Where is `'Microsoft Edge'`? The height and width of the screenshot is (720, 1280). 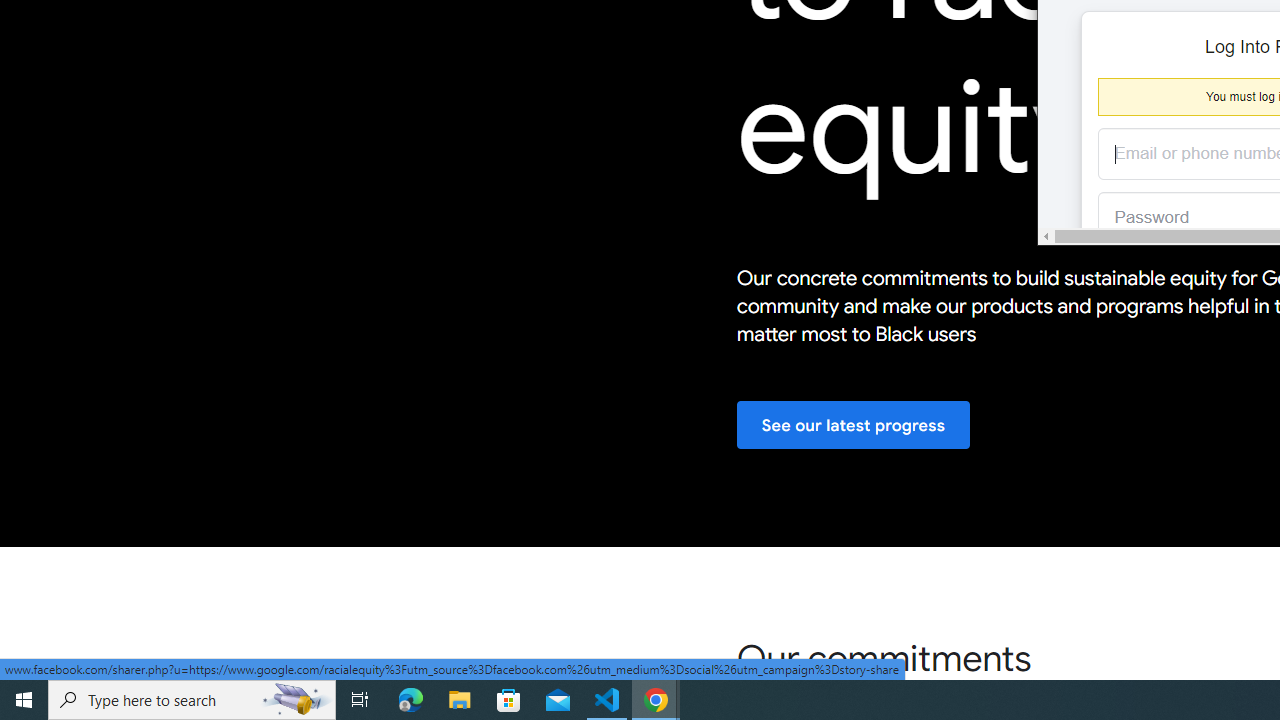
'Microsoft Edge' is located at coordinates (410, 698).